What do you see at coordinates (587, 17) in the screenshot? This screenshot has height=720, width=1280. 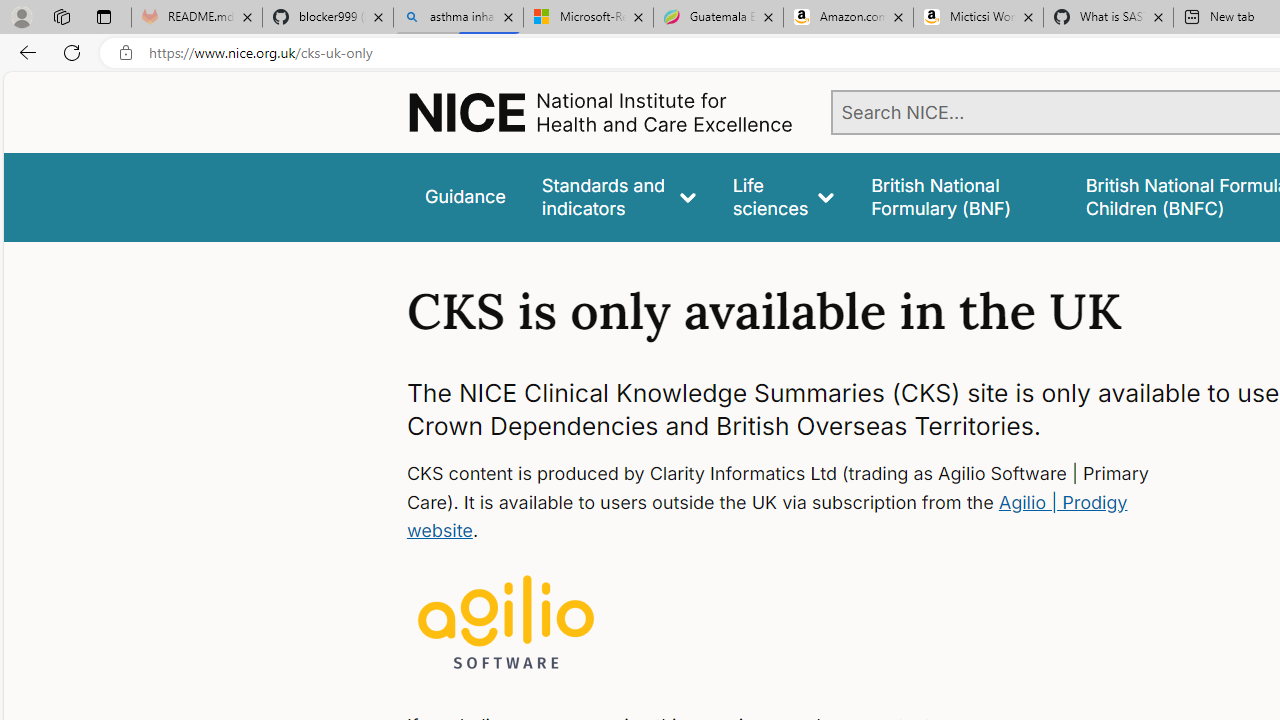 I see `'Microsoft-Report a Concern to Bing'` at bounding box center [587, 17].